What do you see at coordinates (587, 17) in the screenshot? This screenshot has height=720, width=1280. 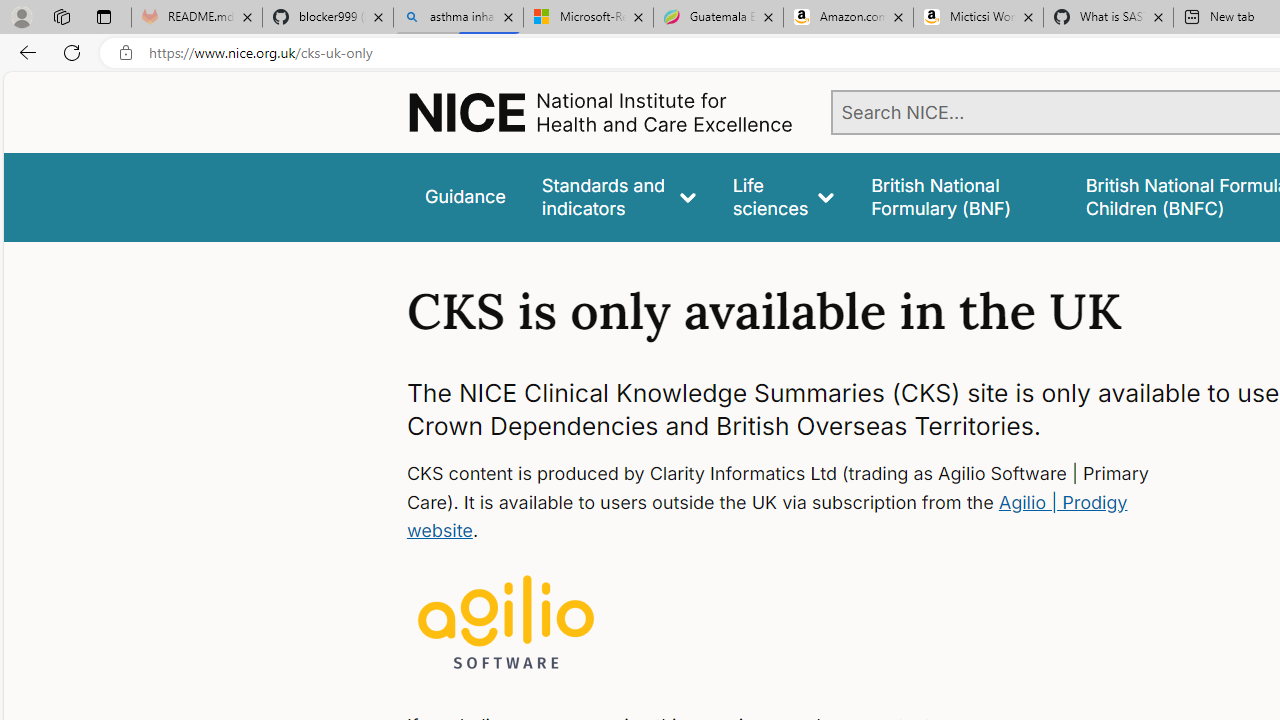 I see `'Microsoft-Report a Concern to Bing'` at bounding box center [587, 17].